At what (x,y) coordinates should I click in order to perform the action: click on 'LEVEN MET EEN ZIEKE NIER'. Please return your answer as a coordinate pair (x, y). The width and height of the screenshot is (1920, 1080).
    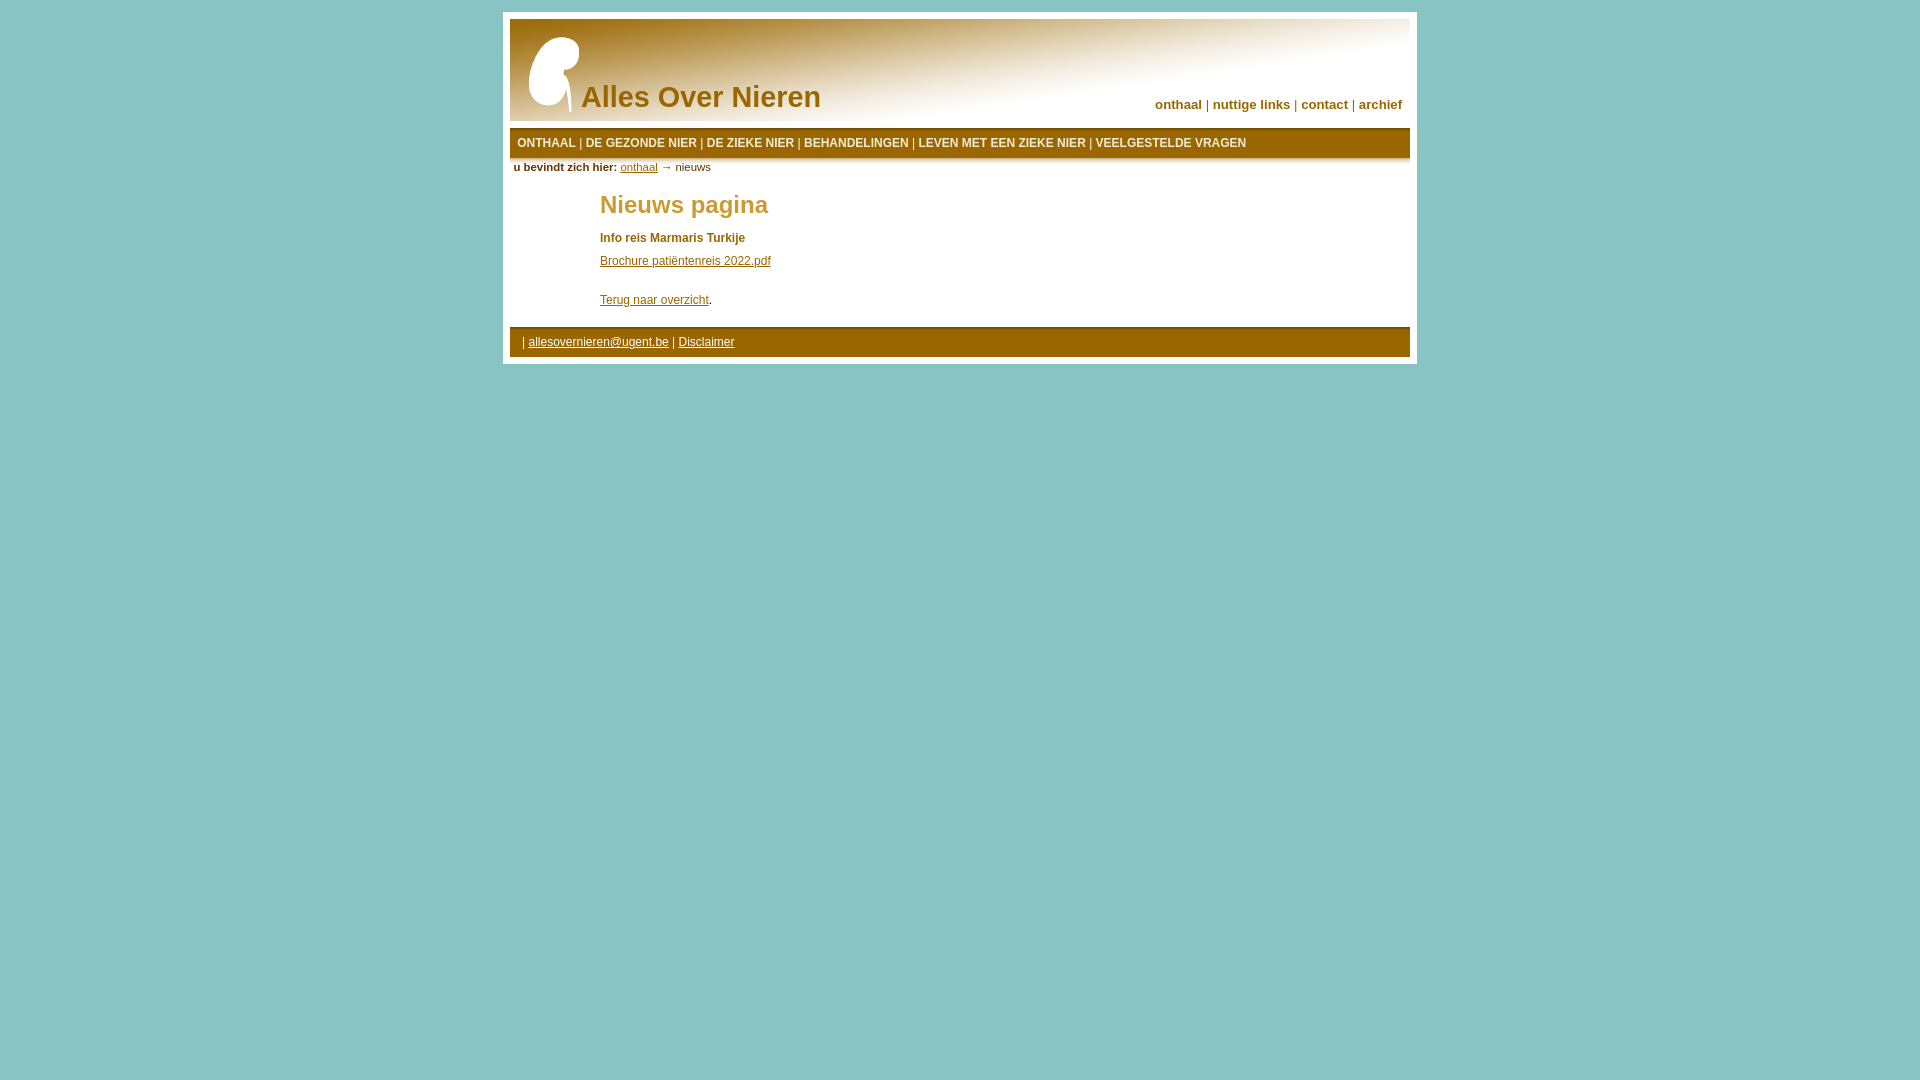
    Looking at the image, I should click on (916, 142).